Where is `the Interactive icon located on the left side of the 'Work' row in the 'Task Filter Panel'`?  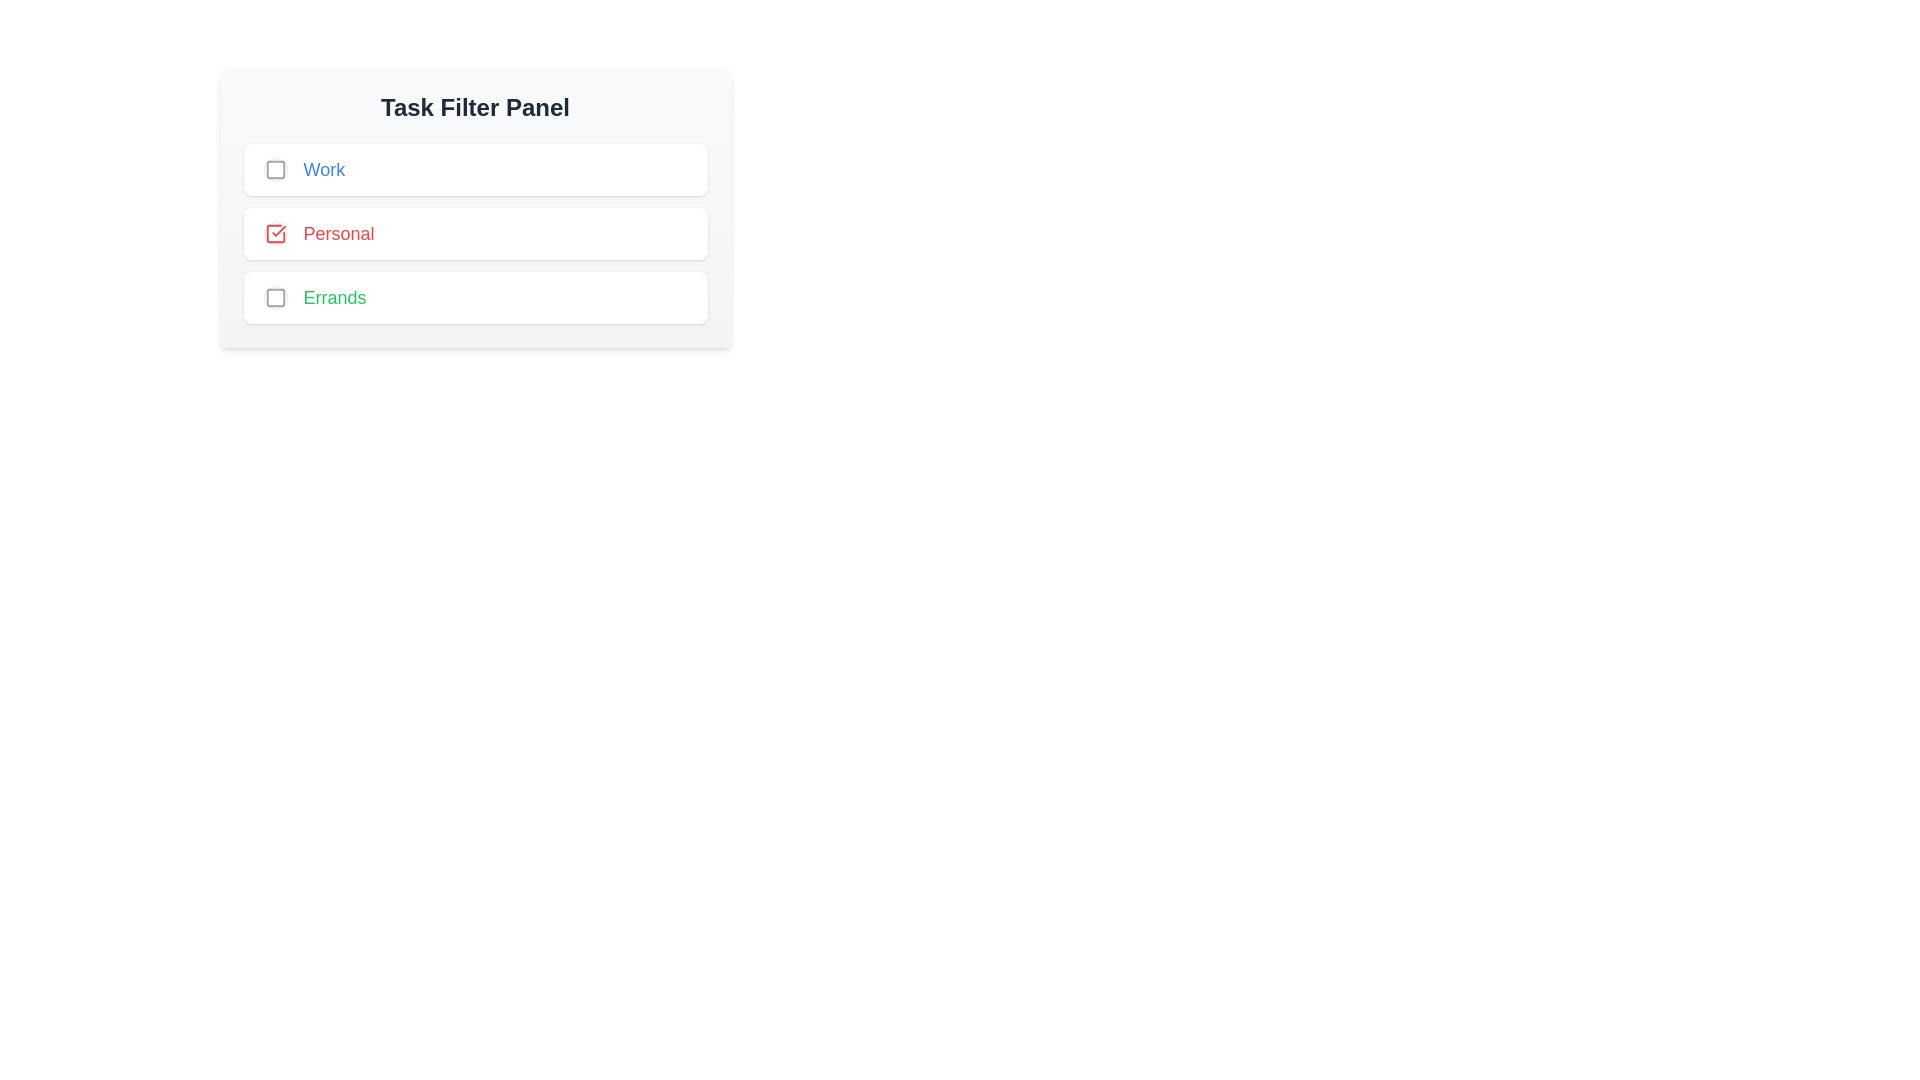 the Interactive icon located on the left side of the 'Work' row in the 'Task Filter Panel' is located at coordinates (274, 168).